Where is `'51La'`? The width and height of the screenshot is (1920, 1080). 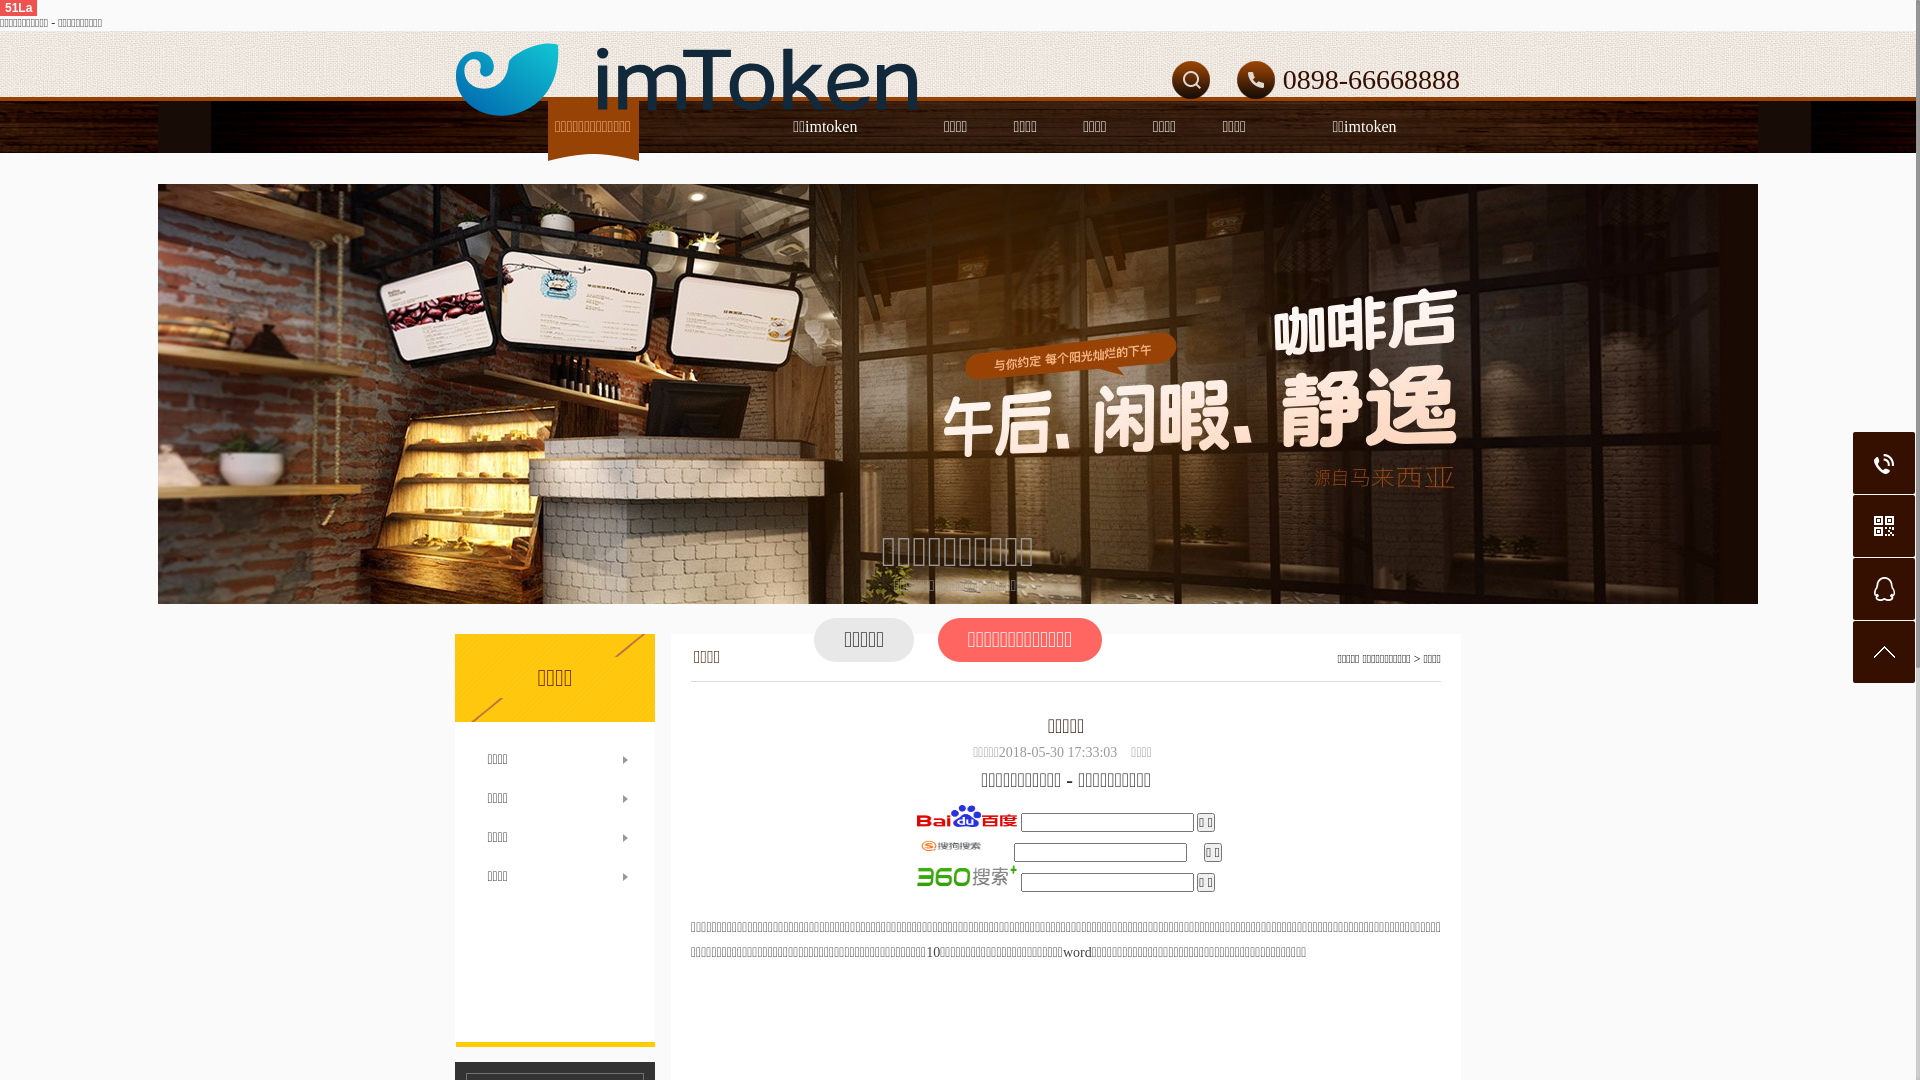 '51La' is located at coordinates (18, 7).